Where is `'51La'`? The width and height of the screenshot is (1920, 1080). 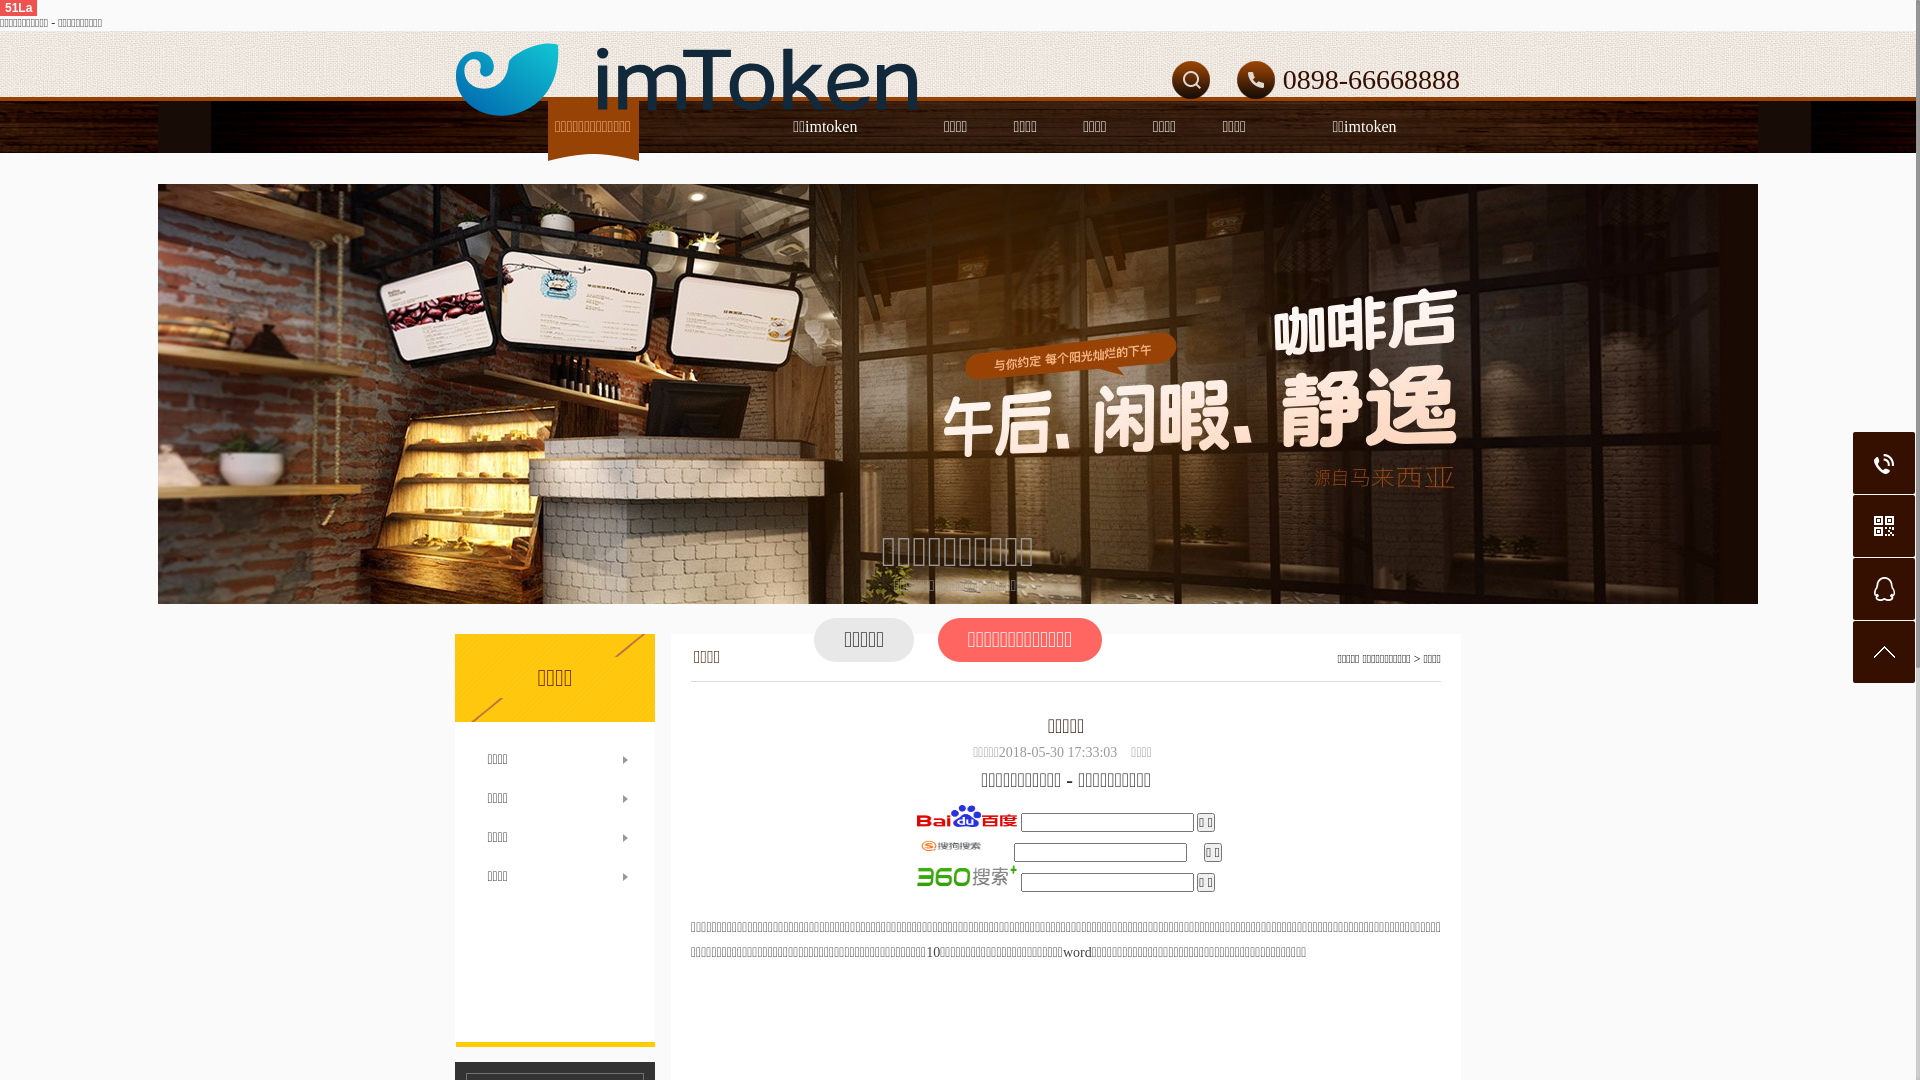 '51La' is located at coordinates (18, 7).